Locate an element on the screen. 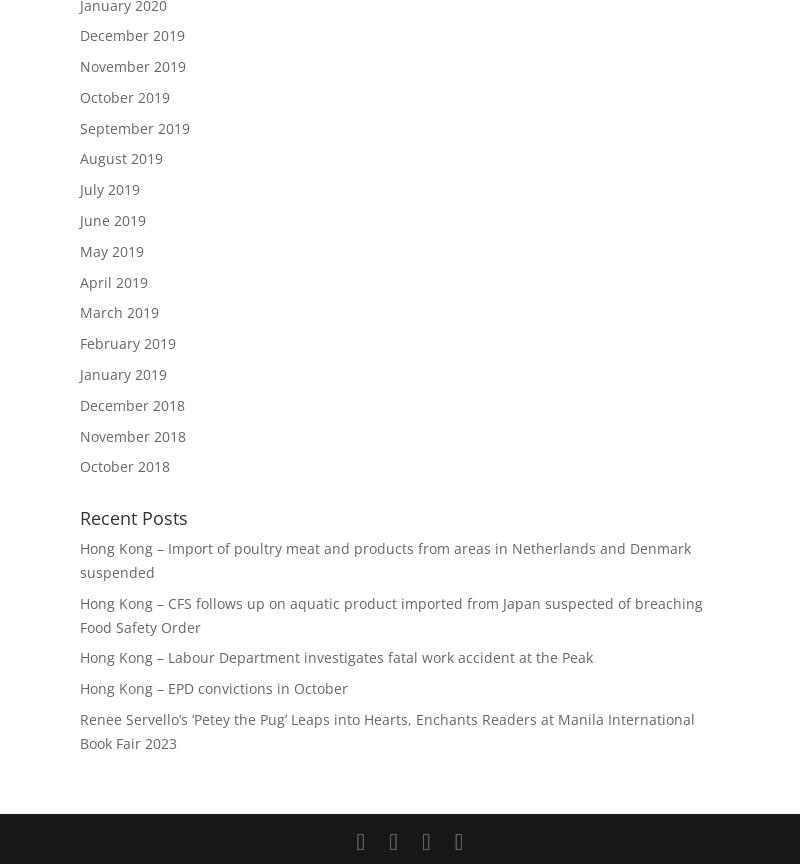 This screenshot has width=800, height=864. 'December 2019' is located at coordinates (80, 35).